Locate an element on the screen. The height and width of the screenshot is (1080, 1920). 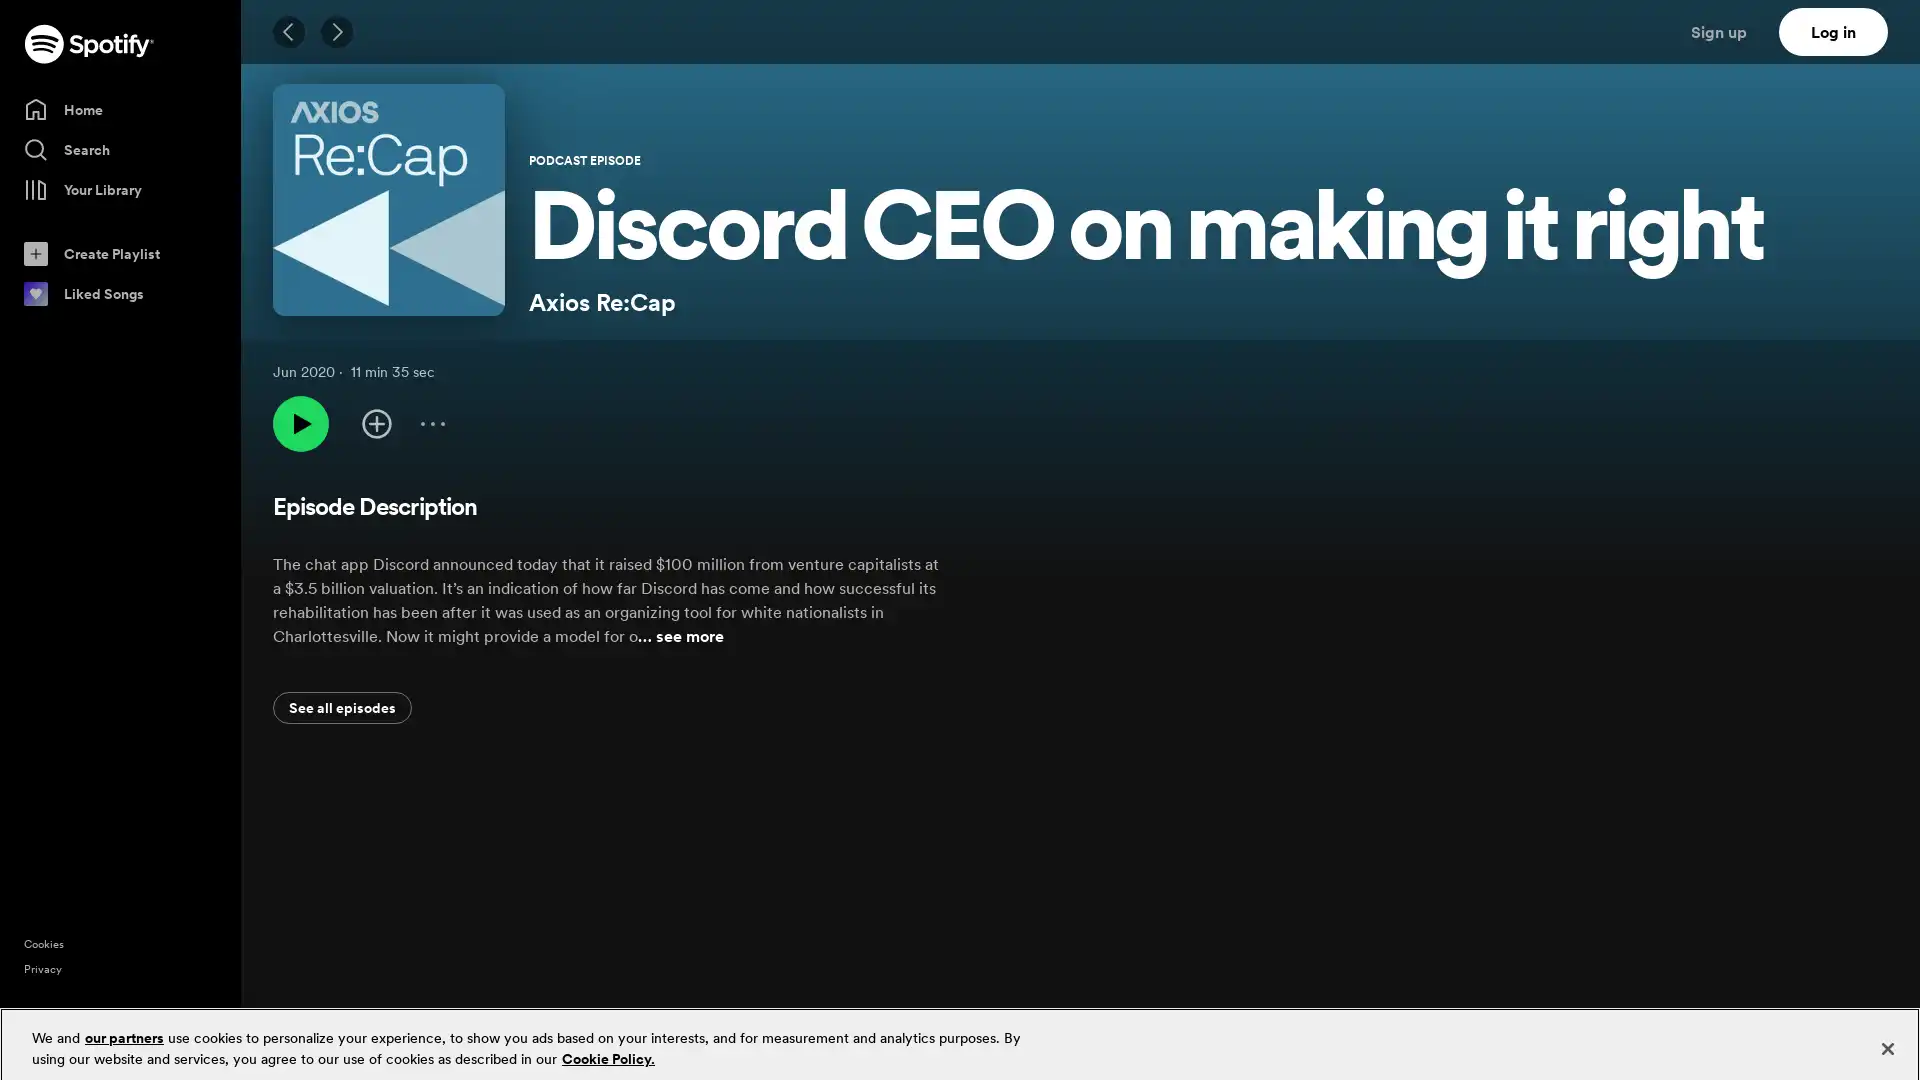
Play Discord CEO on making it right by Axios Re:Cap is located at coordinates (300, 423).